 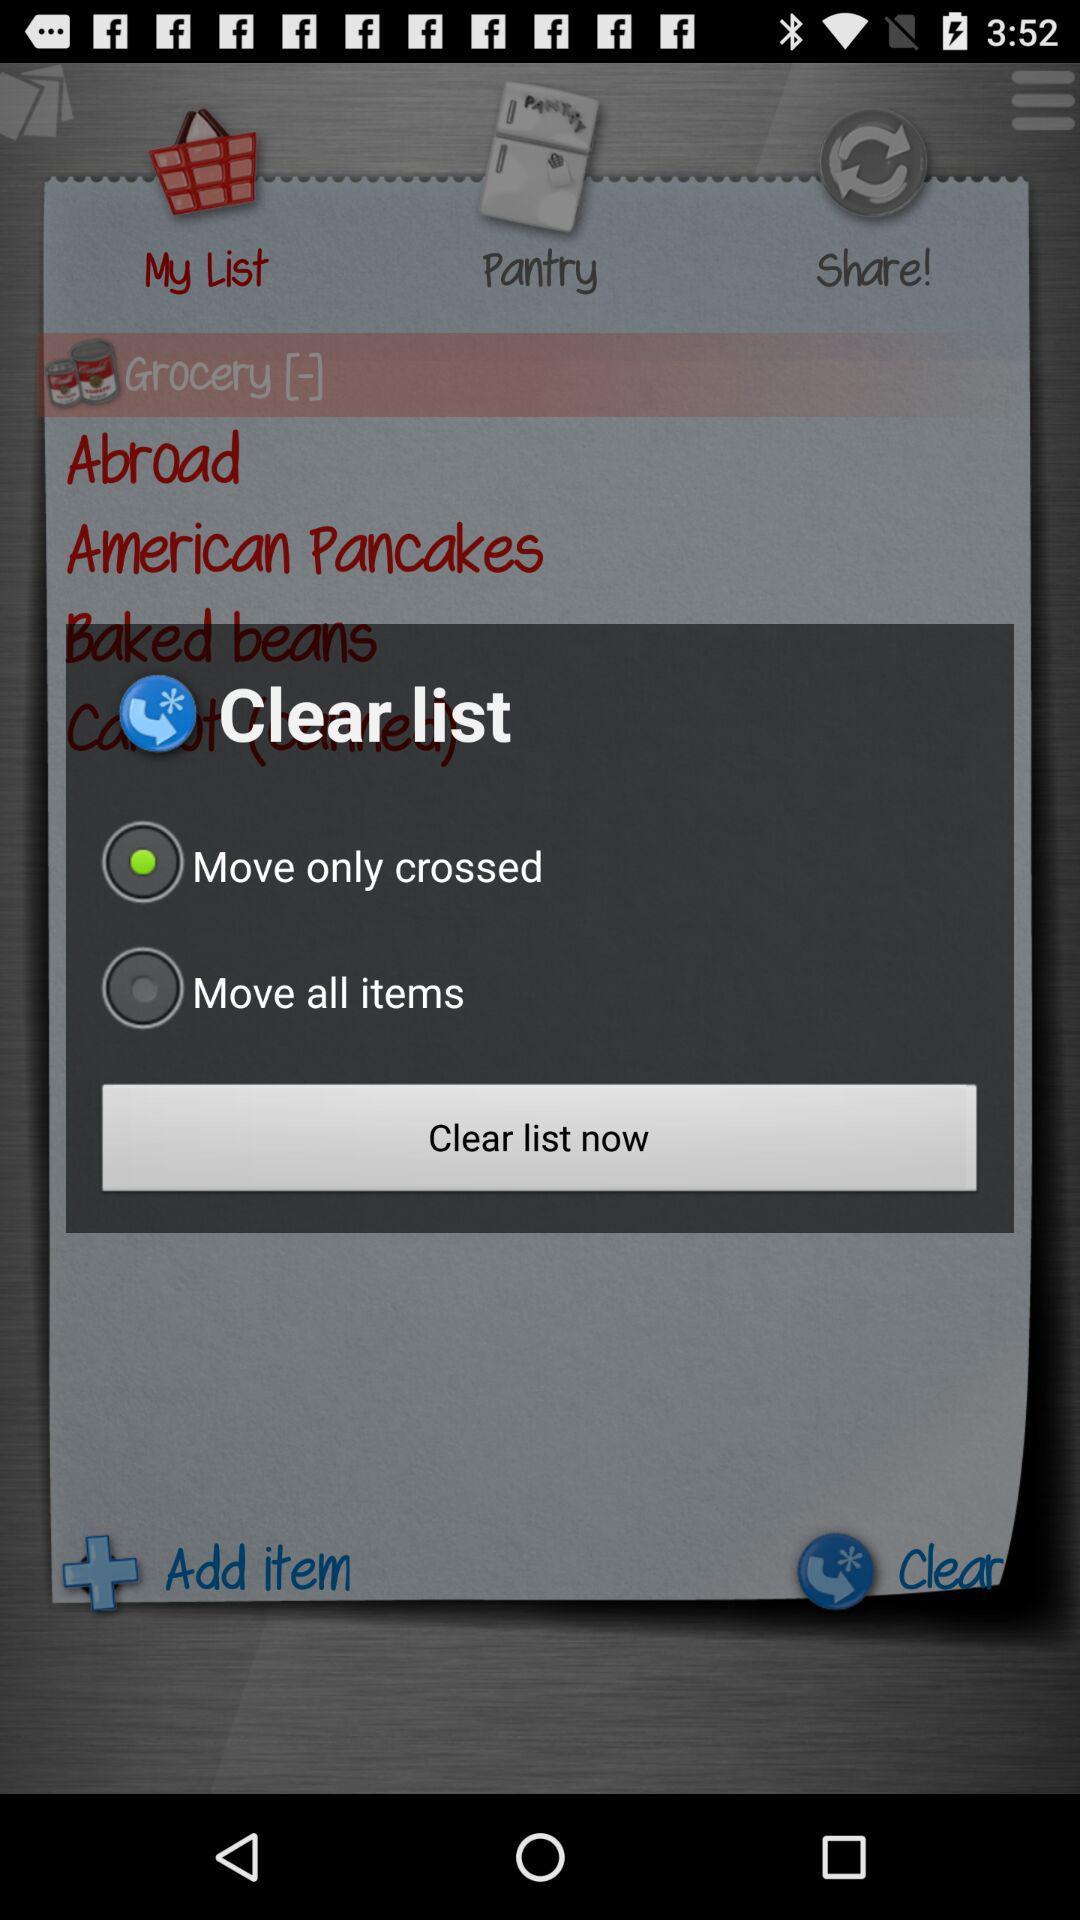 What do you see at coordinates (316, 865) in the screenshot?
I see `item above the move all items item` at bounding box center [316, 865].